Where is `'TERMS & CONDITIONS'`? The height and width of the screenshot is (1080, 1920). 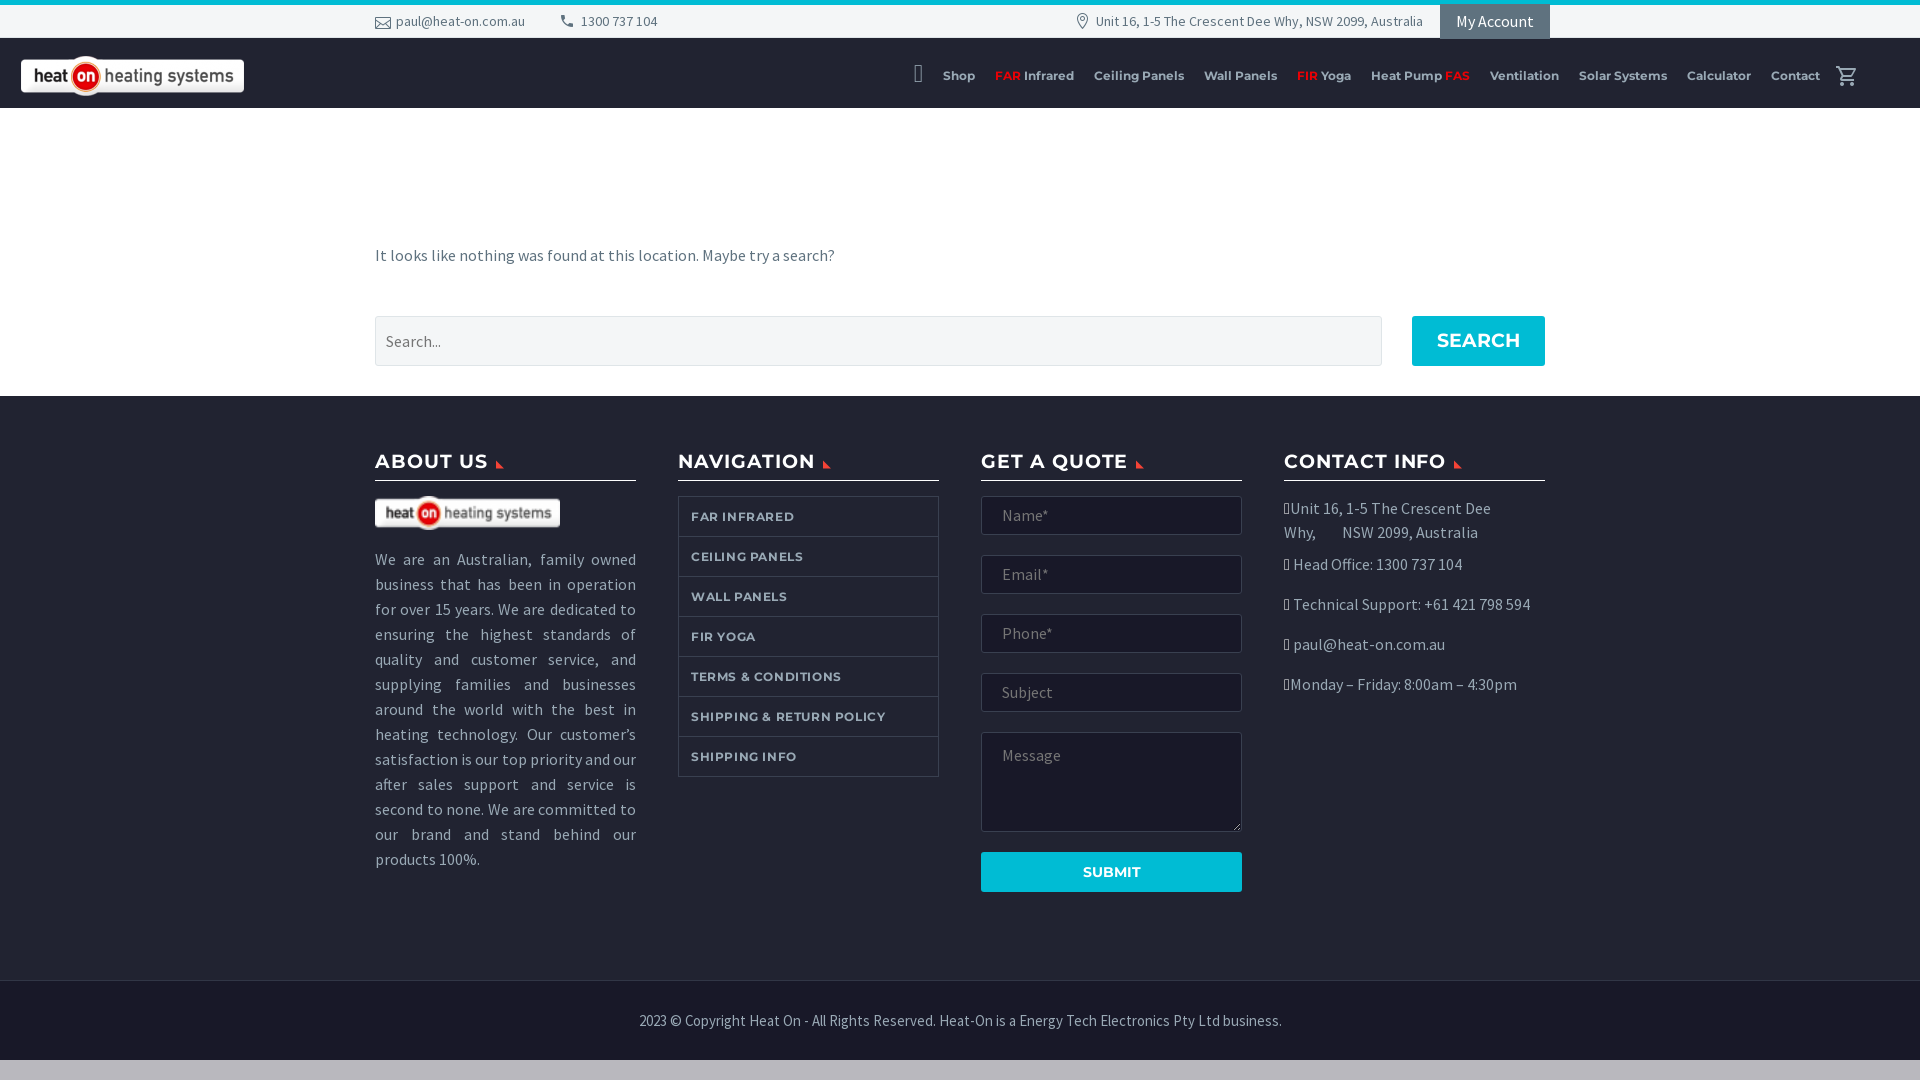 'TERMS & CONDITIONS' is located at coordinates (678, 675).